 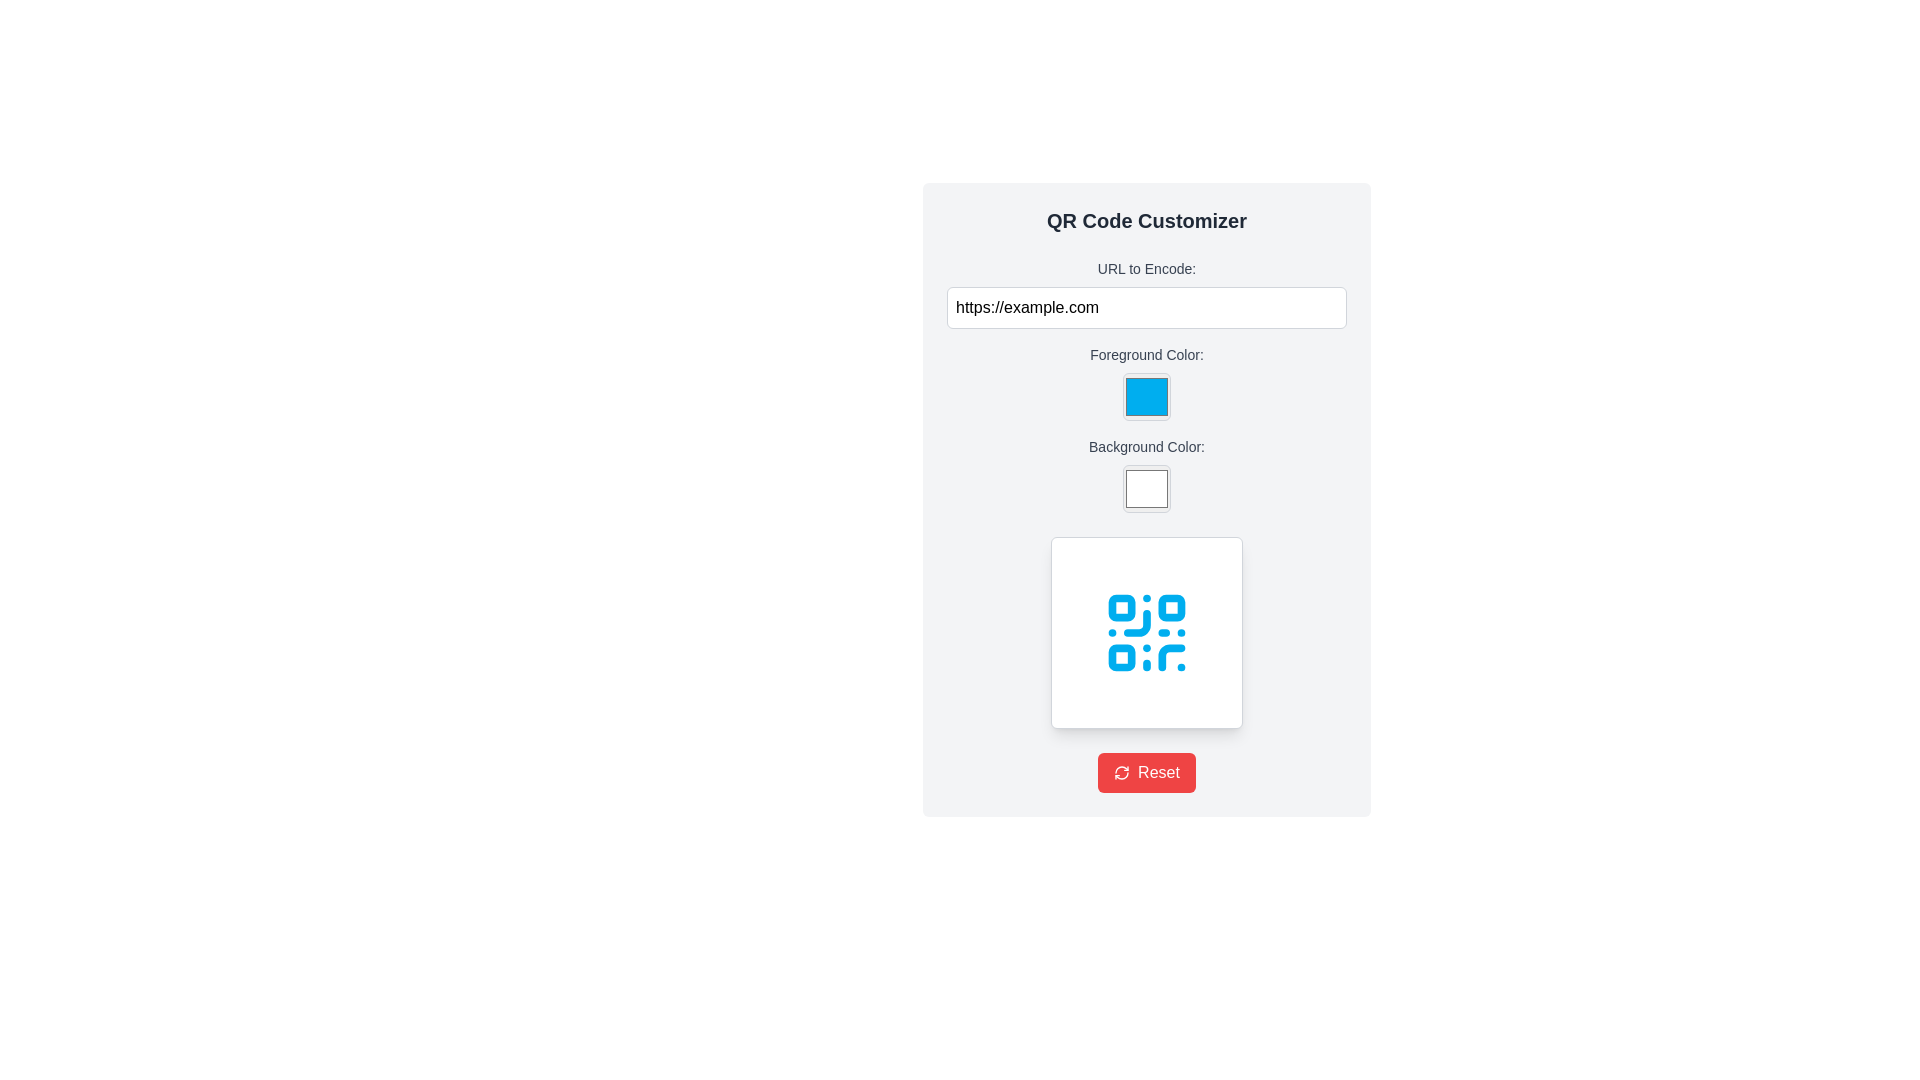 What do you see at coordinates (1147, 220) in the screenshot?
I see `the text label or heading that indicates the purpose of the QR Code customization tool, positioned at the top of the section within a centered white card` at bounding box center [1147, 220].